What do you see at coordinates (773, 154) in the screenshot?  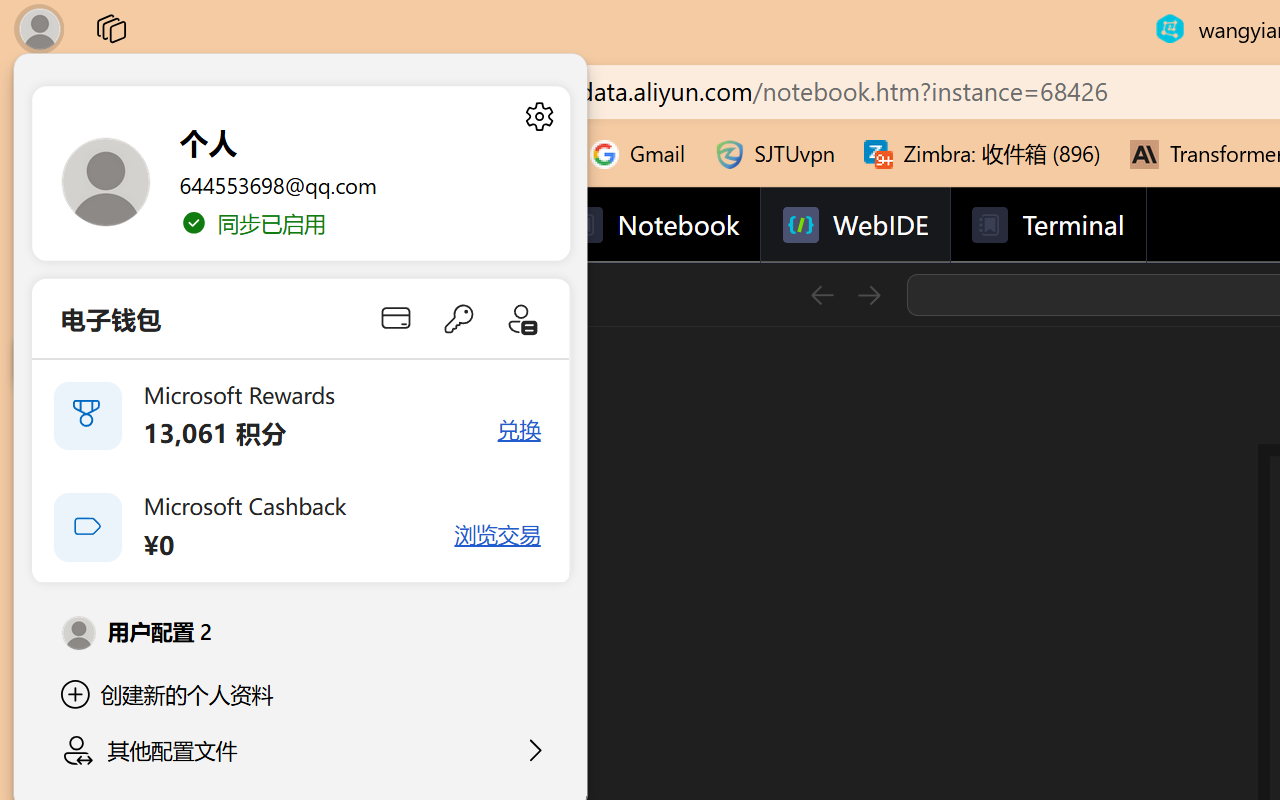 I see `'SJTUvpn'` at bounding box center [773, 154].